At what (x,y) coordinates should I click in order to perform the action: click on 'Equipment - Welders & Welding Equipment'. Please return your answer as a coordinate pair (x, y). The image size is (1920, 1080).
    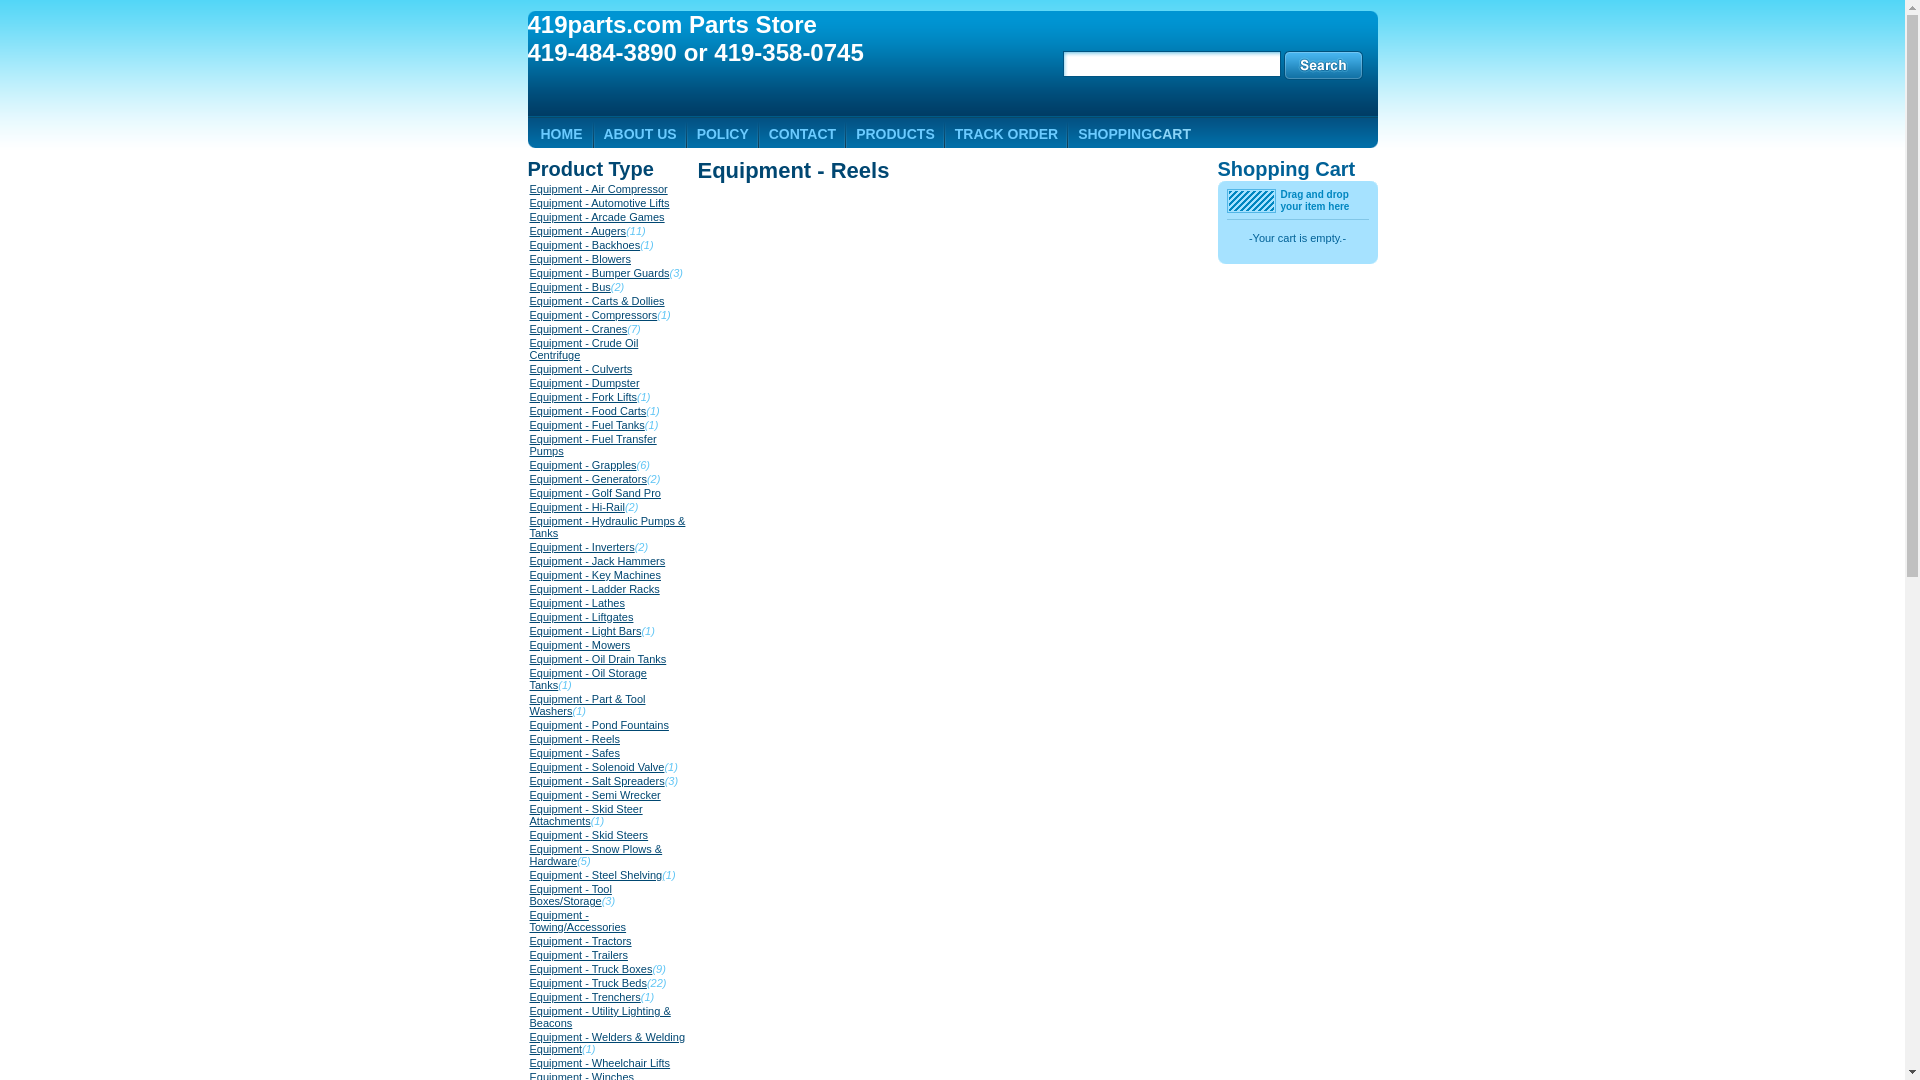
    Looking at the image, I should click on (529, 1041).